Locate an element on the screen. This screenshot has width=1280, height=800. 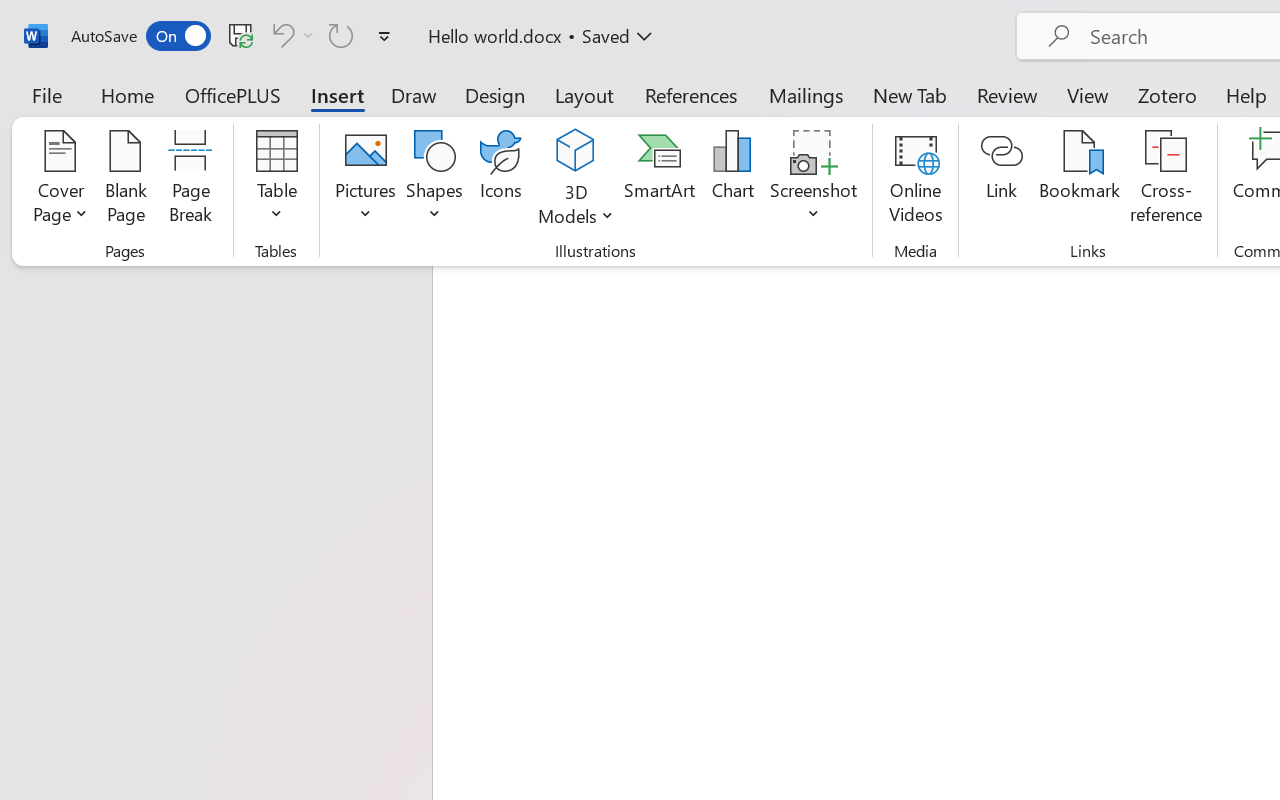
'Cross-reference...' is located at coordinates (1166, 179).